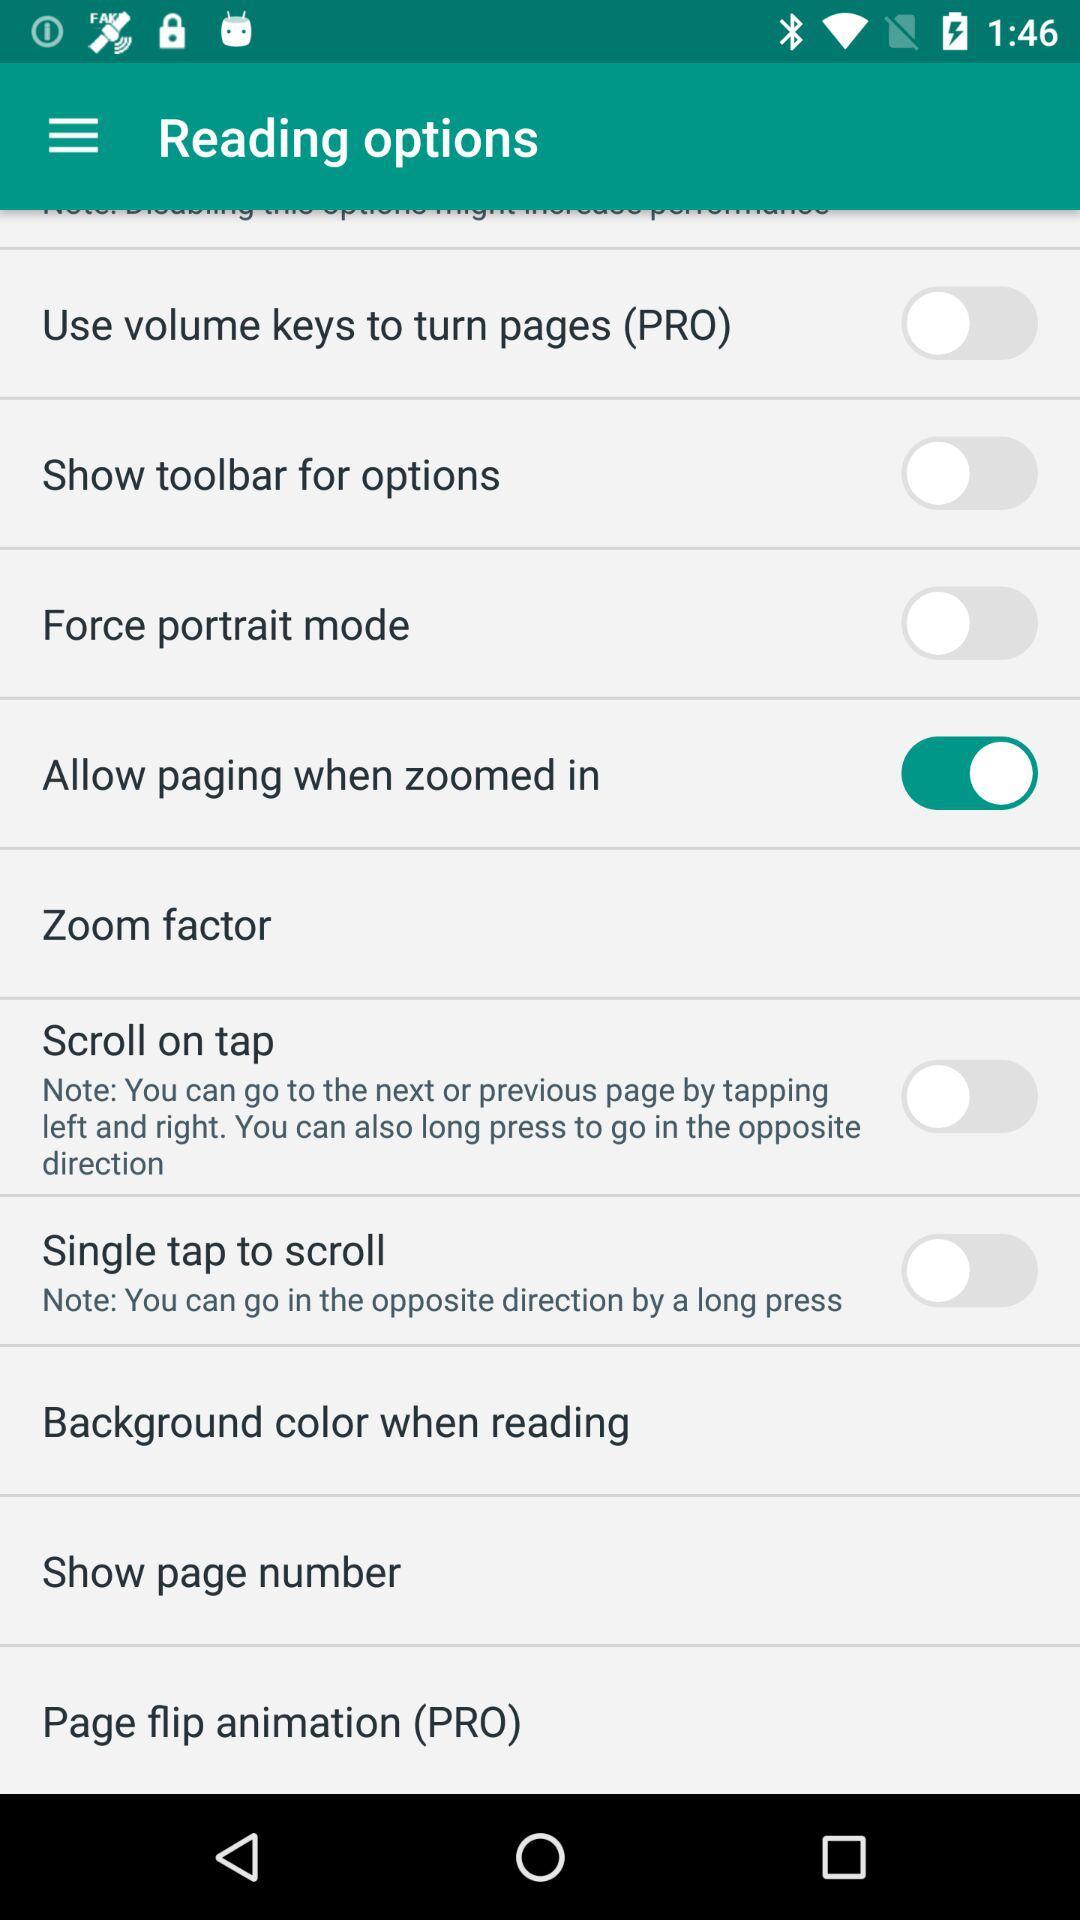 The image size is (1080, 1920). I want to click on the show page number icon, so click(221, 1569).